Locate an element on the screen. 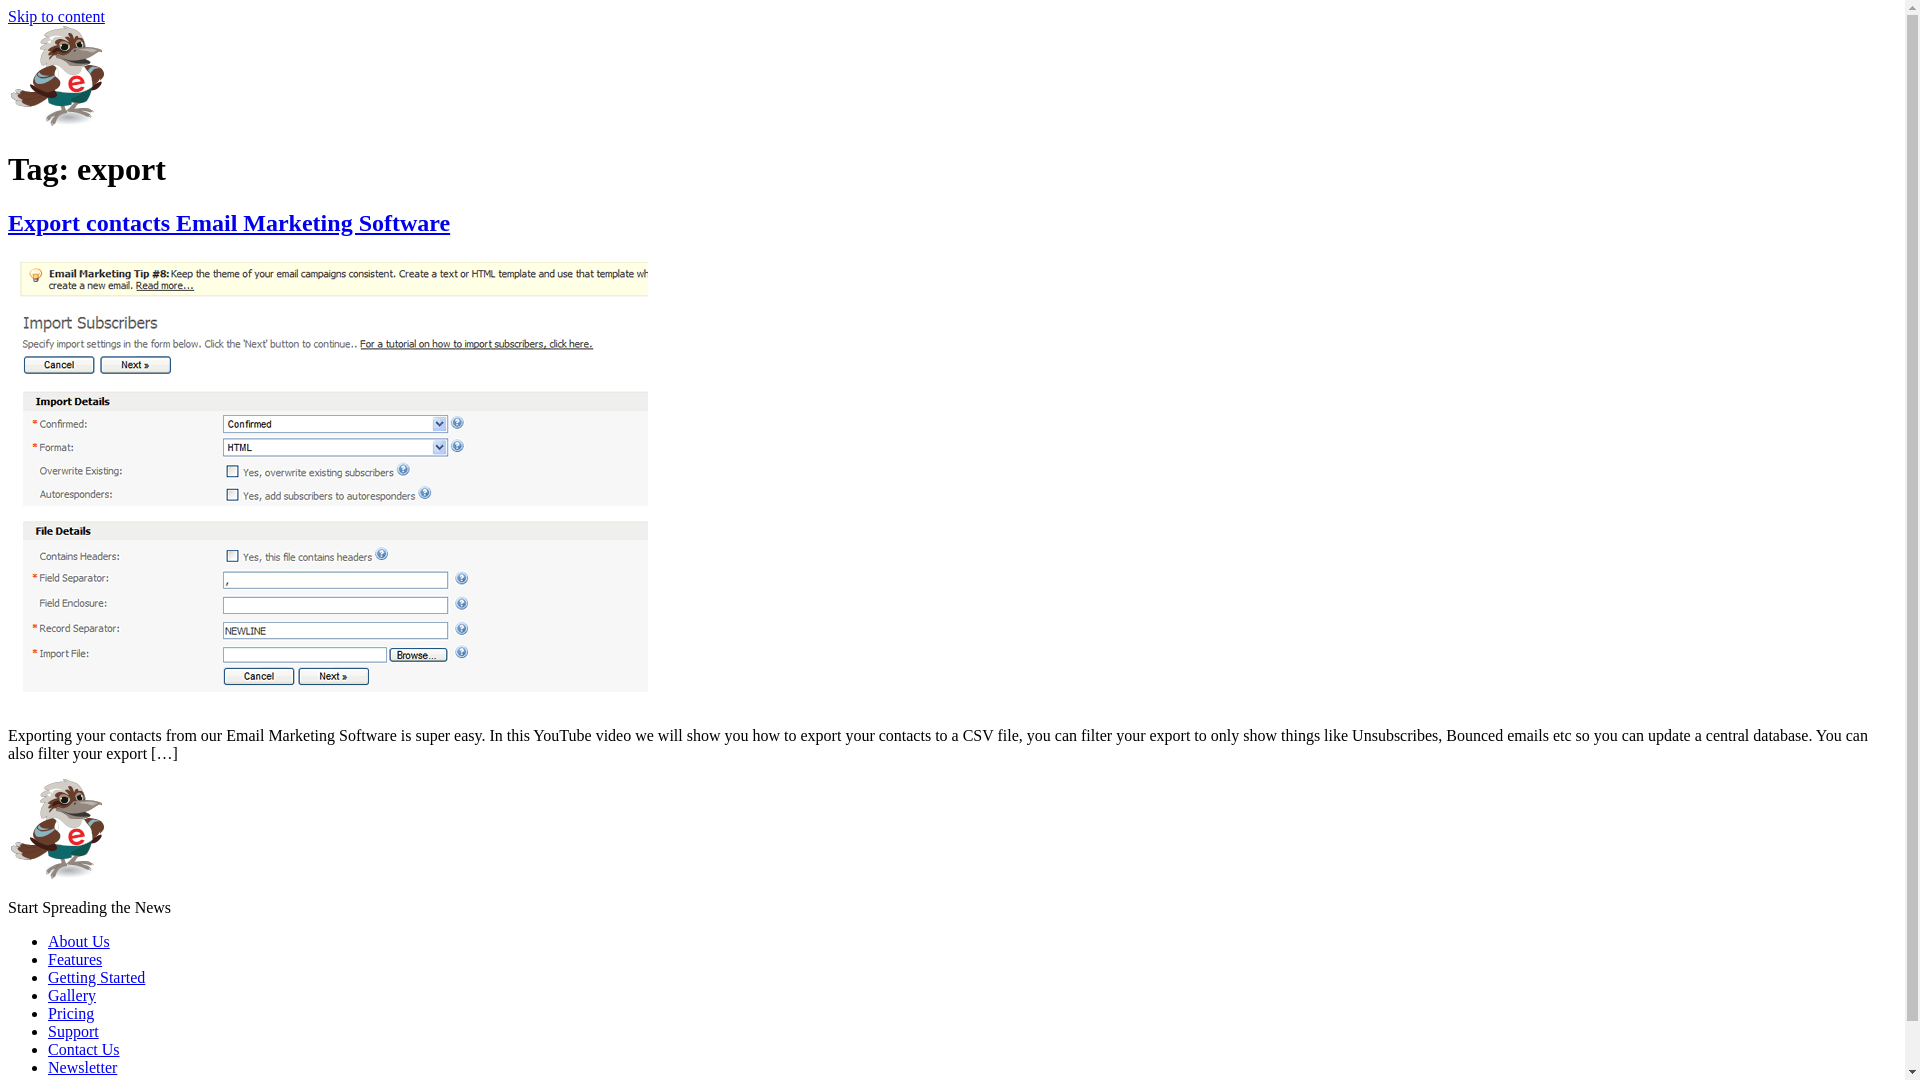 The height and width of the screenshot is (1080, 1920). 'Contact Us' is located at coordinates (82, 1048).